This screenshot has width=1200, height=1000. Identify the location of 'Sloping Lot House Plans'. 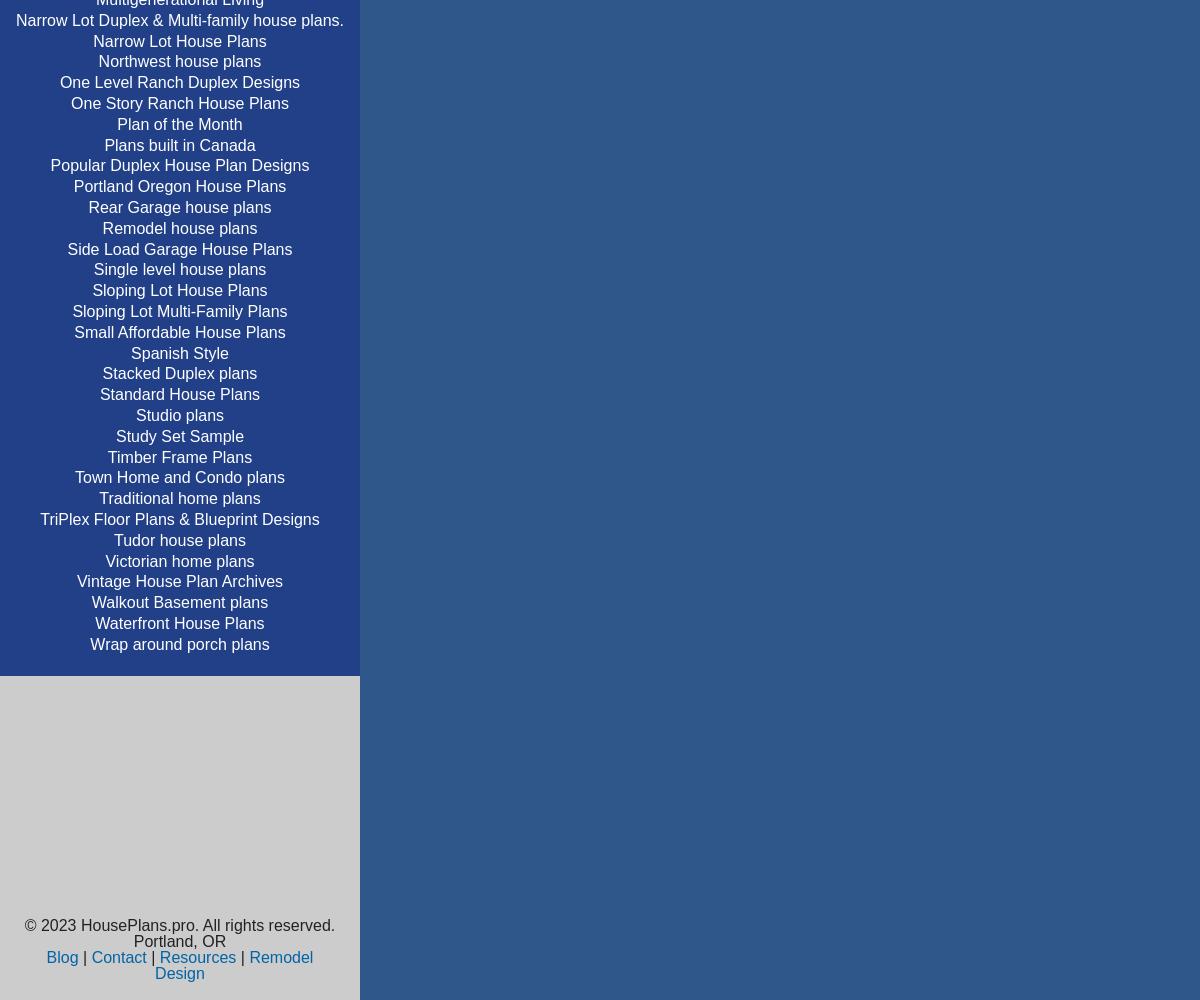
(178, 290).